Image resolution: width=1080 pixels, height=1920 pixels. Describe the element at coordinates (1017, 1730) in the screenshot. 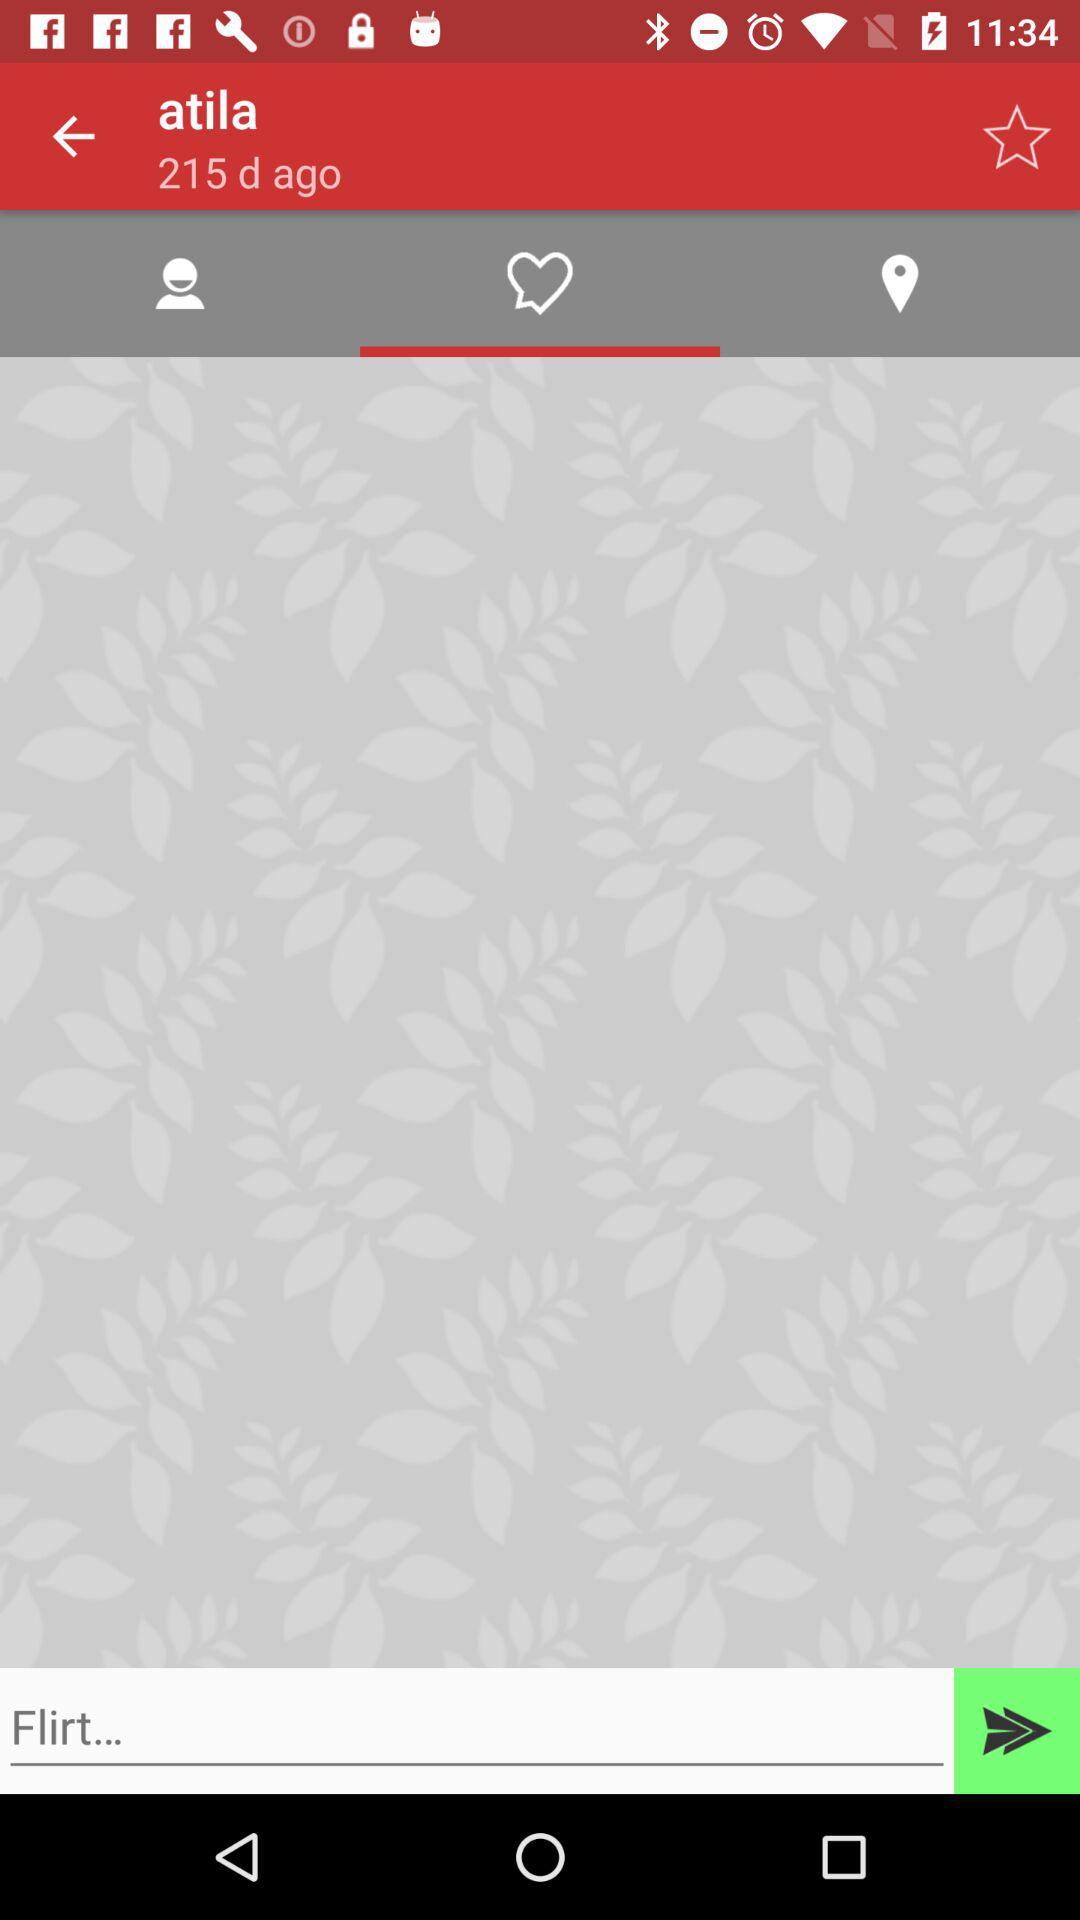

I see `send message` at that location.